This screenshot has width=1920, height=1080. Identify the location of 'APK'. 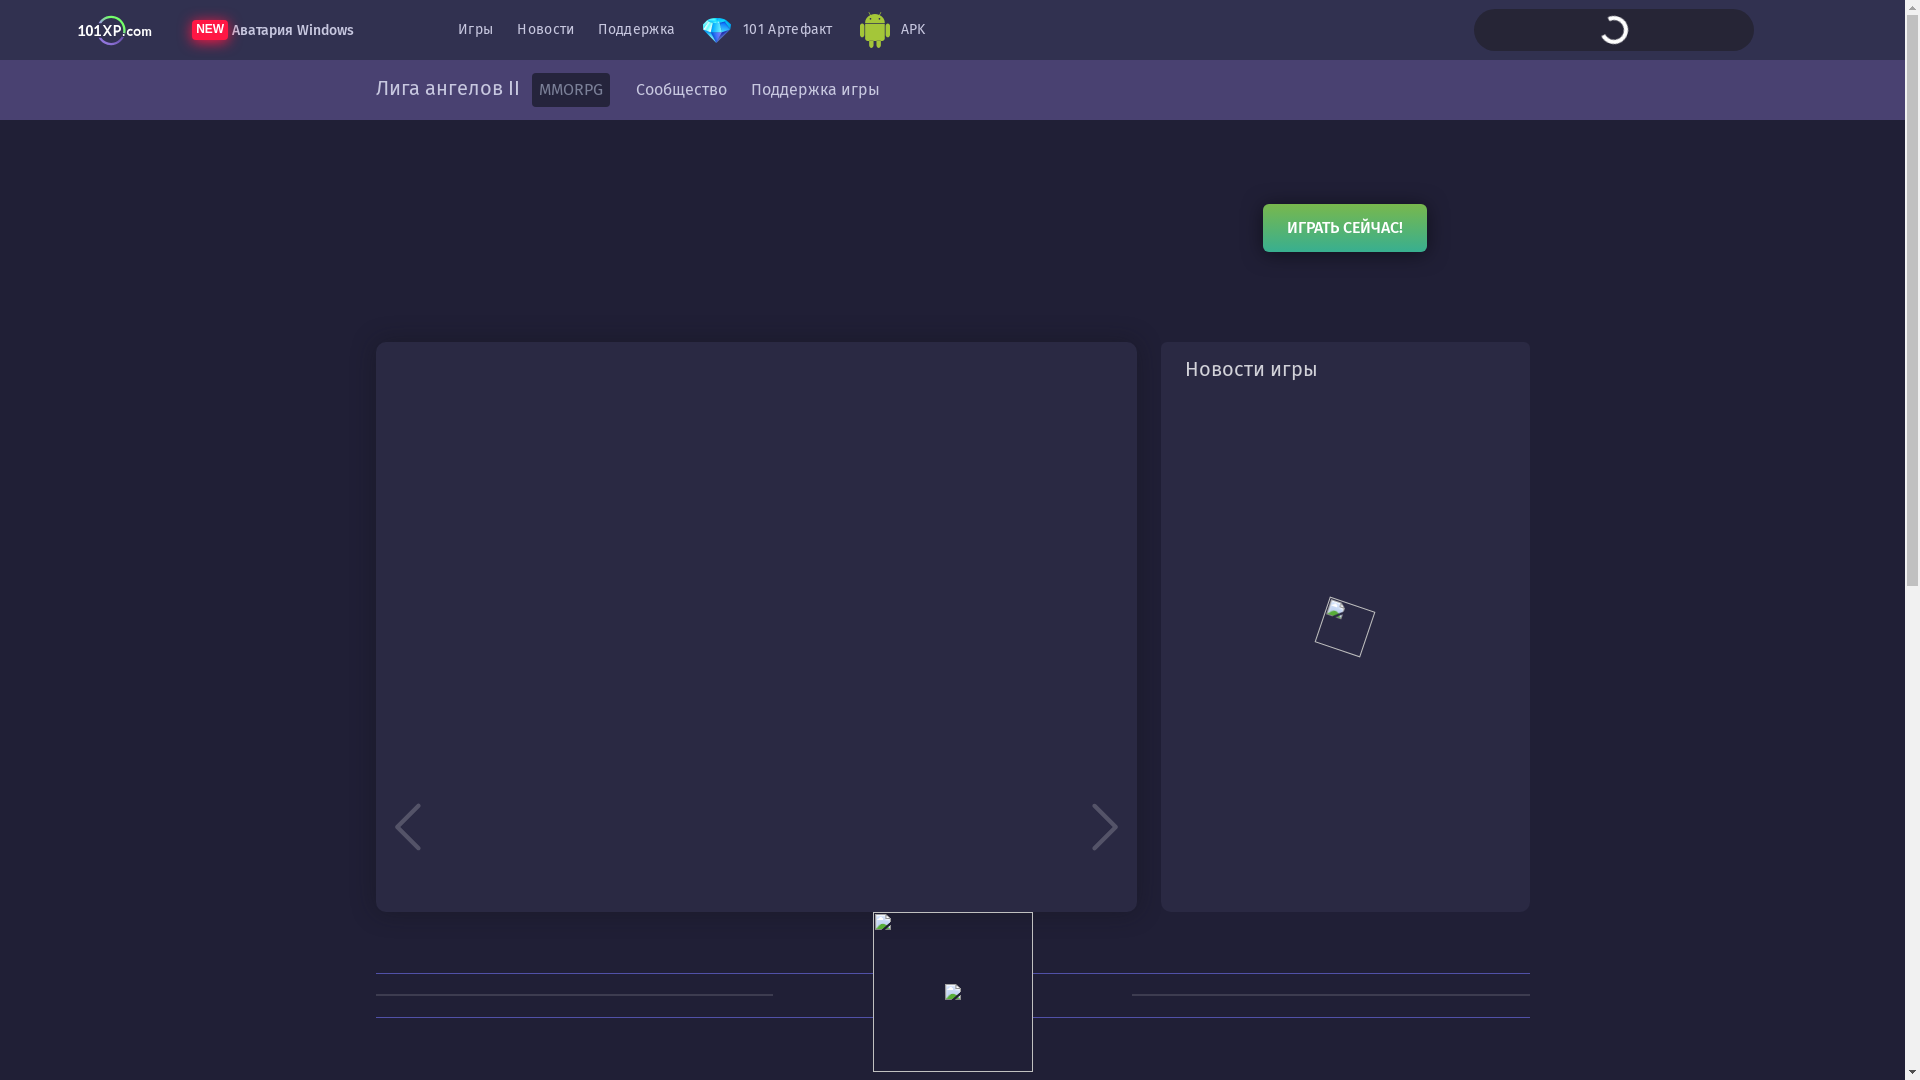
(844, 30).